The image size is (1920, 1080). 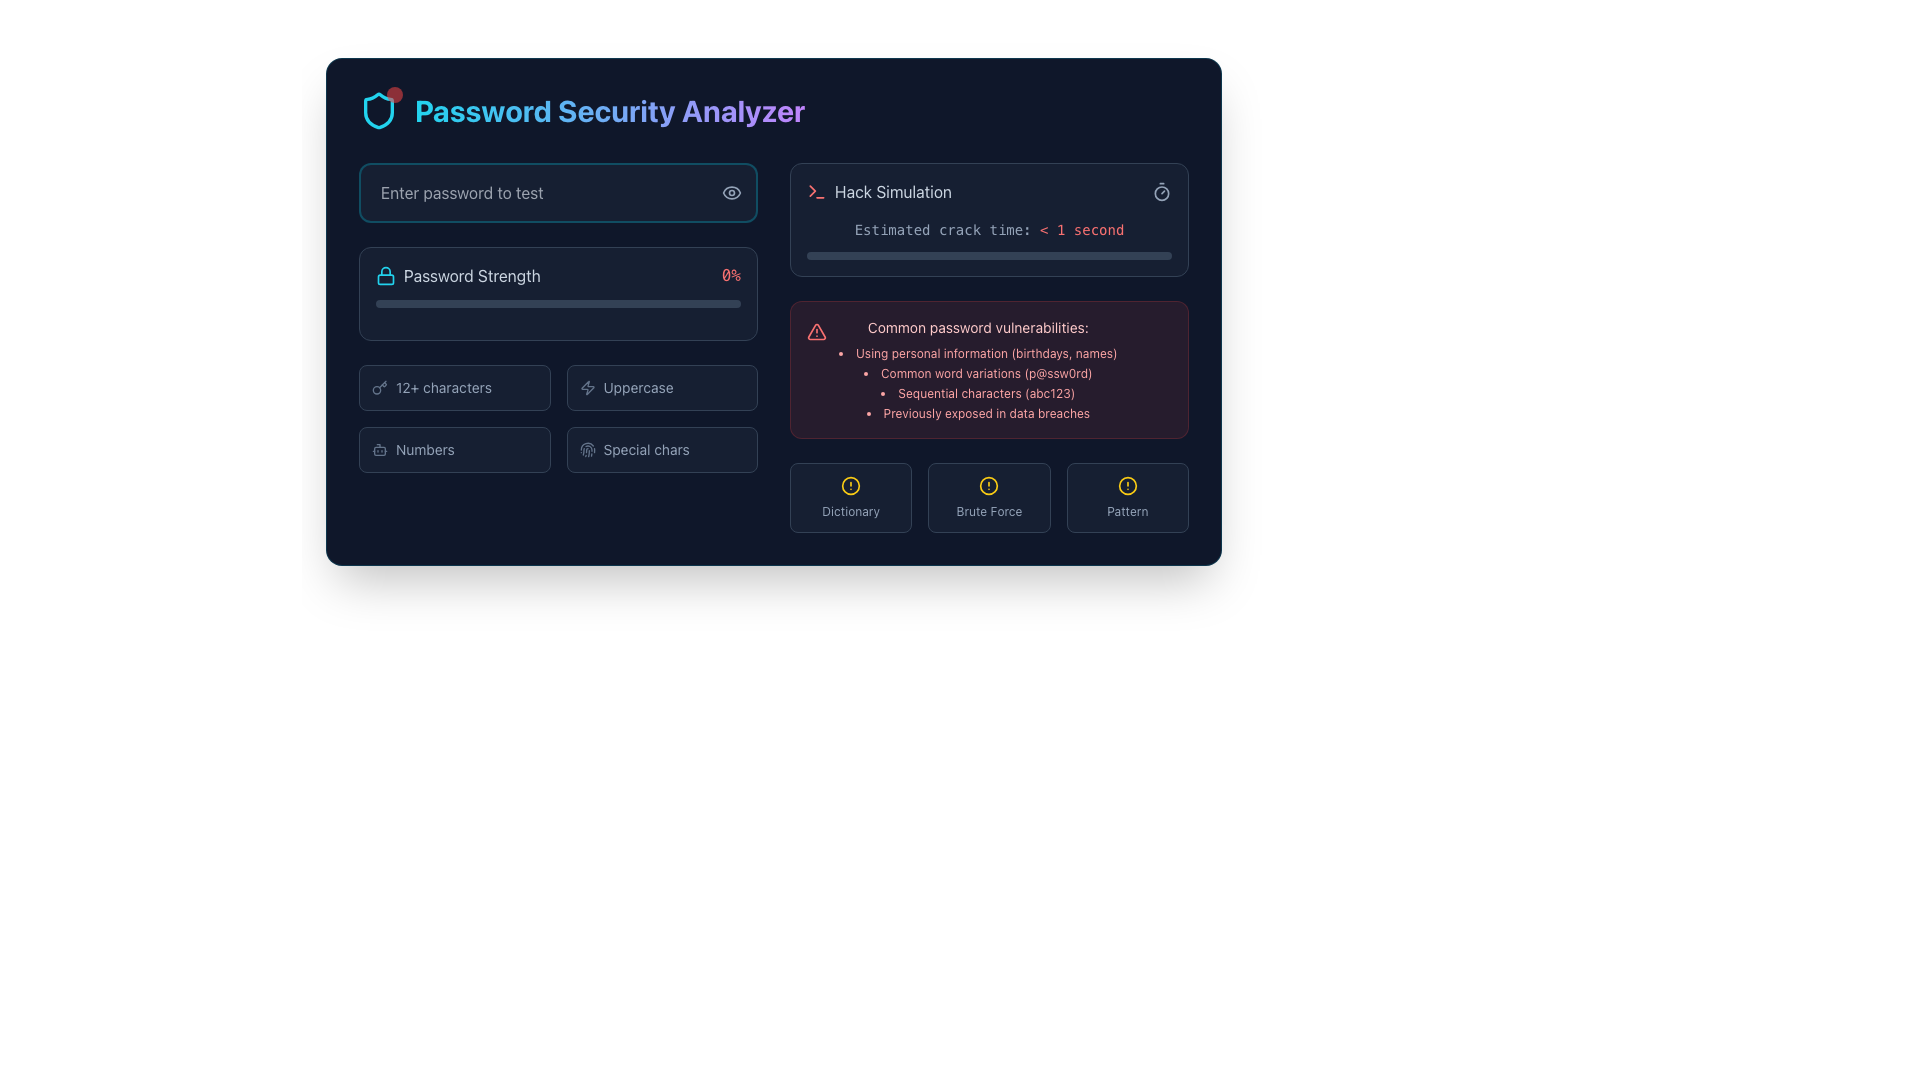 What do you see at coordinates (989, 346) in the screenshot?
I see `the informational panel that provides analysis of password security, located in the right half of the interface` at bounding box center [989, 346].